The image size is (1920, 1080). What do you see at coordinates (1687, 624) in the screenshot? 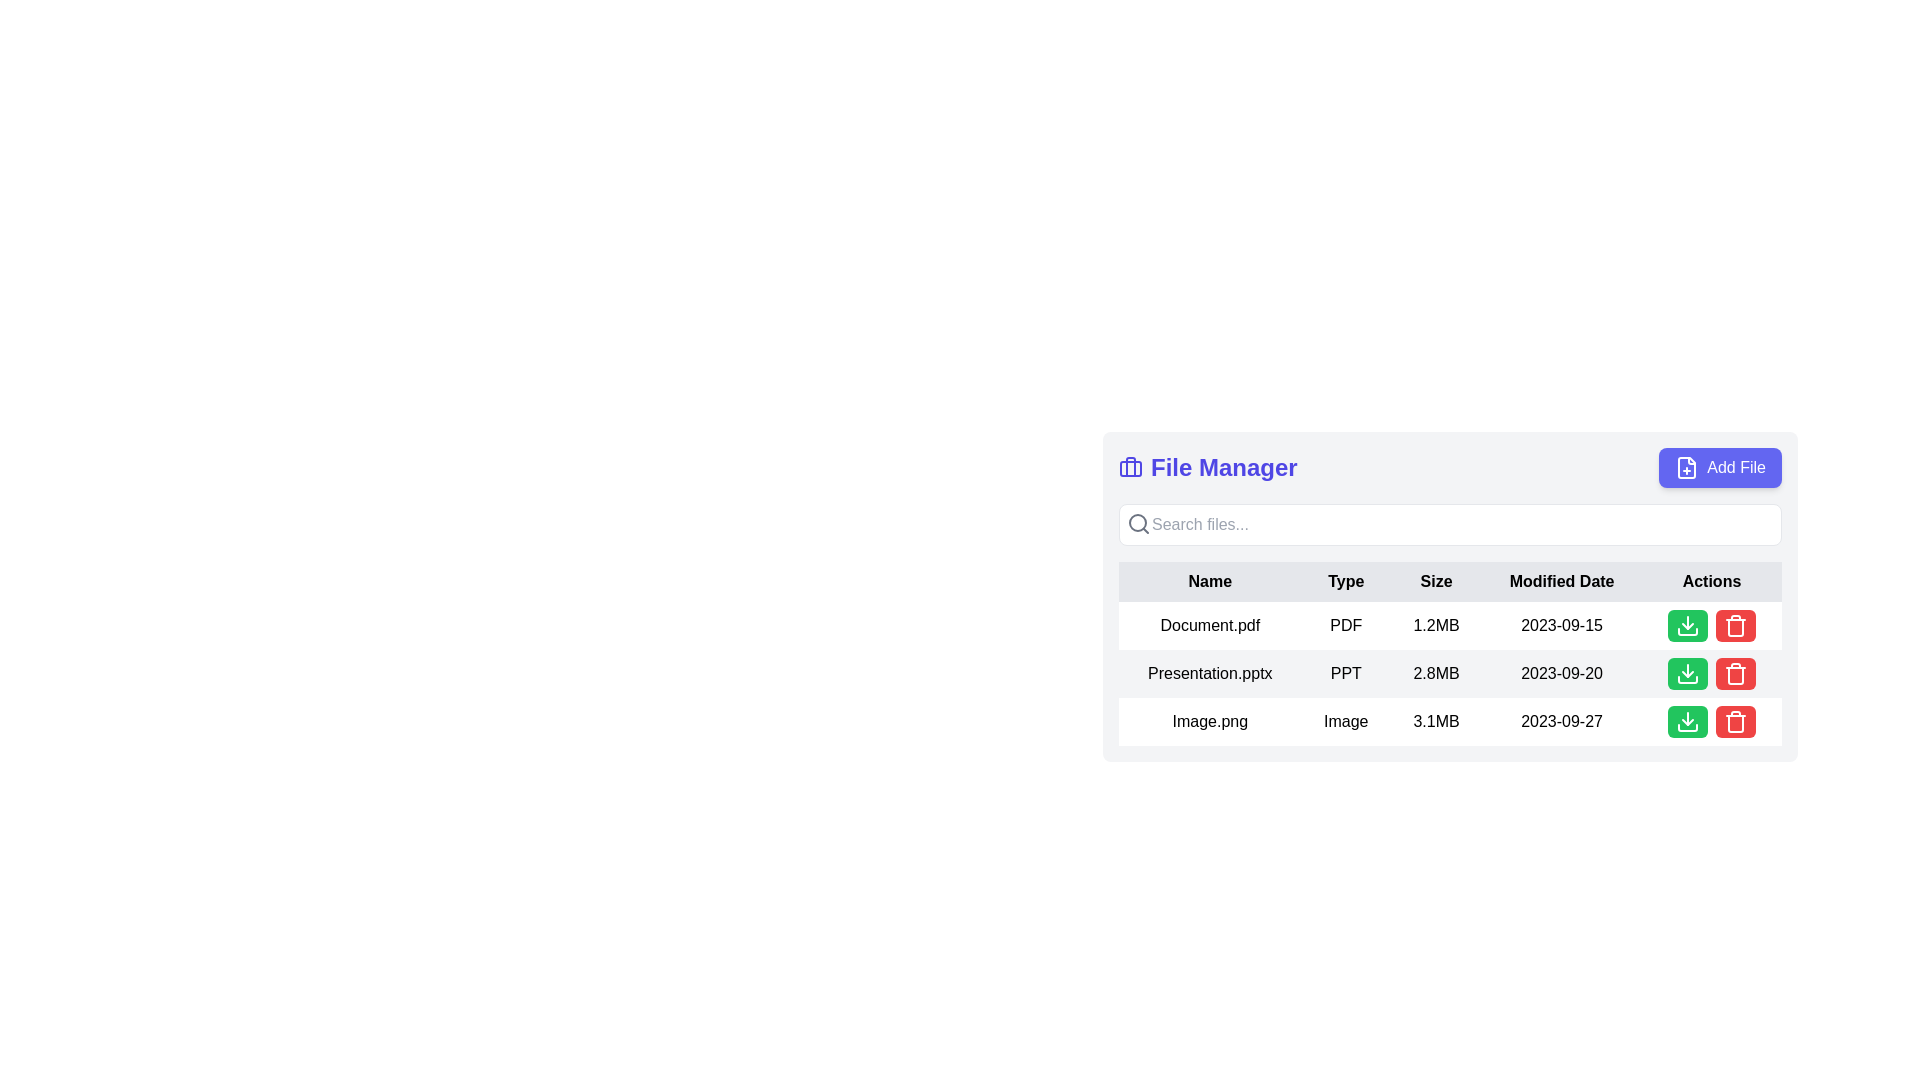
I see `the download icon within the green button in the 'Actions' column to initiate the download of the file 'Image.png'` at bounding box center [1687, 624].